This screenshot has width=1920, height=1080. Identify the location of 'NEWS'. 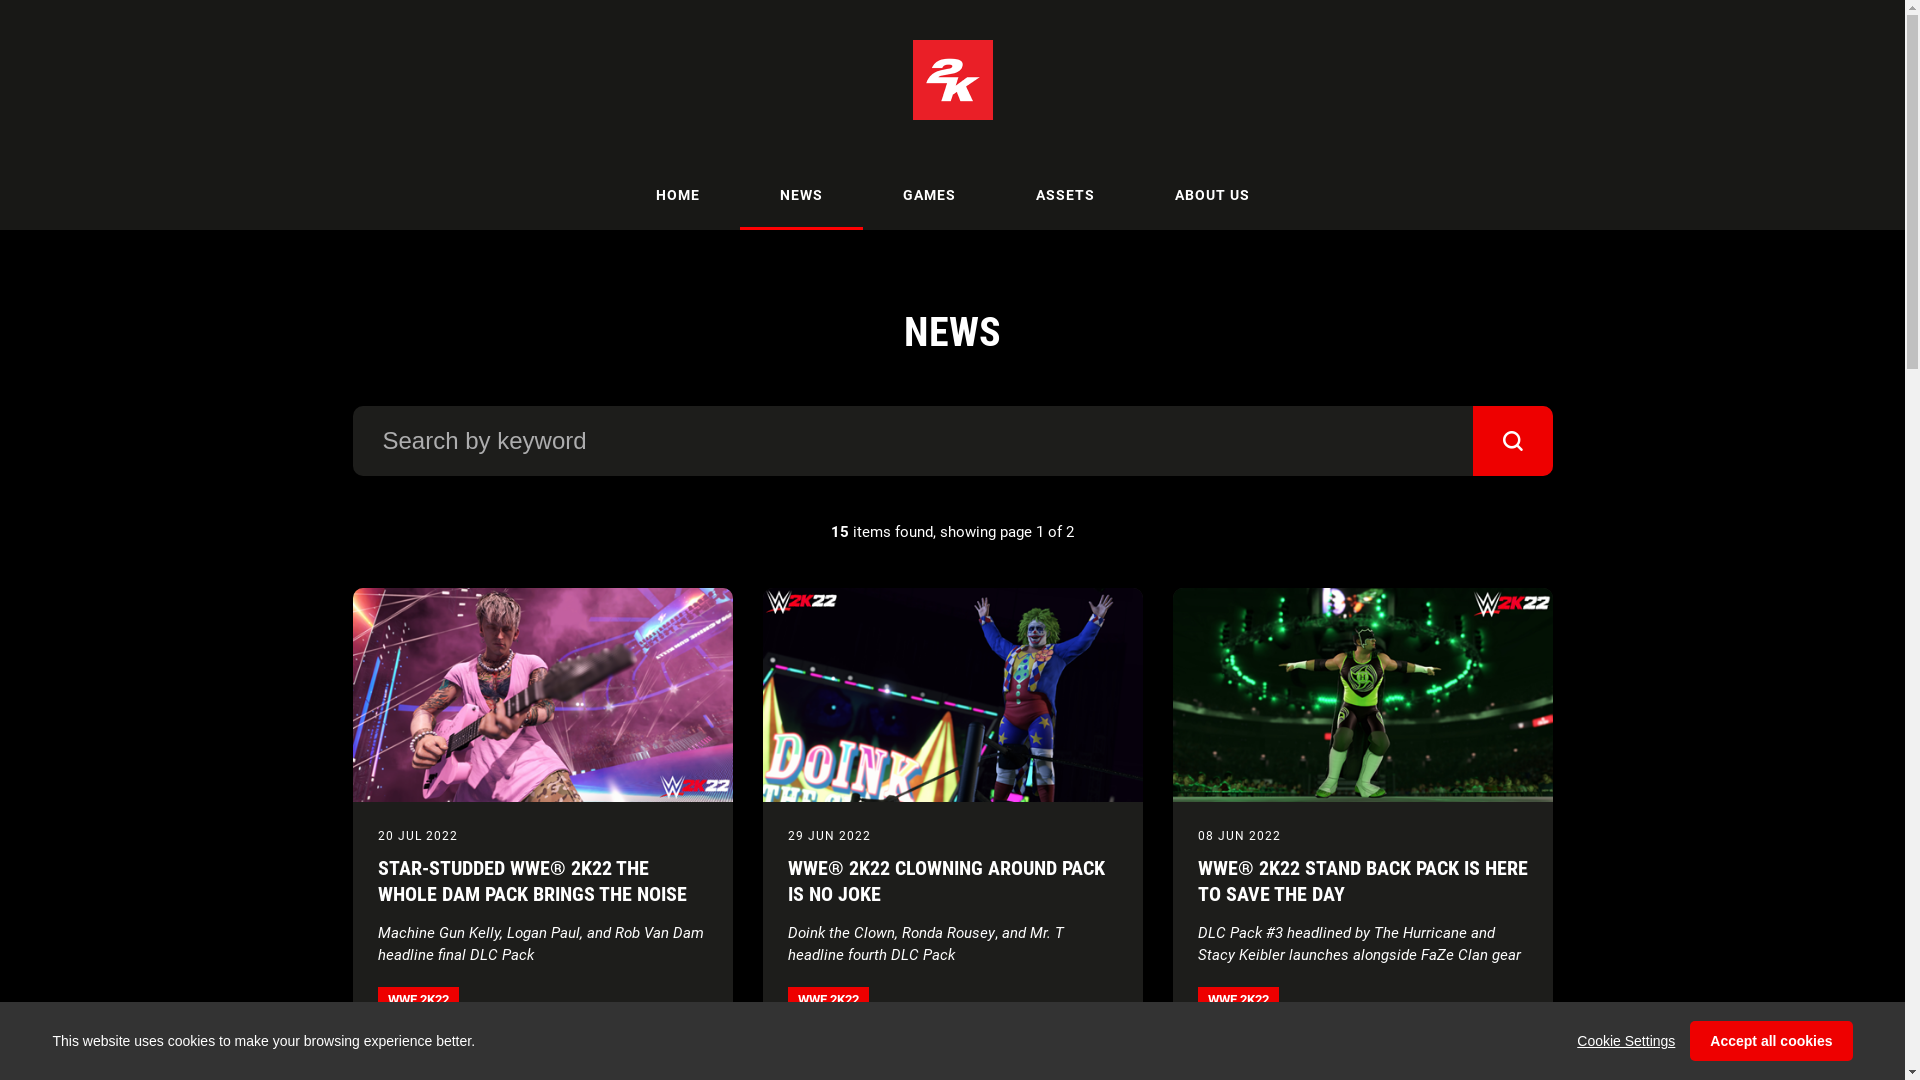
(801, 195).